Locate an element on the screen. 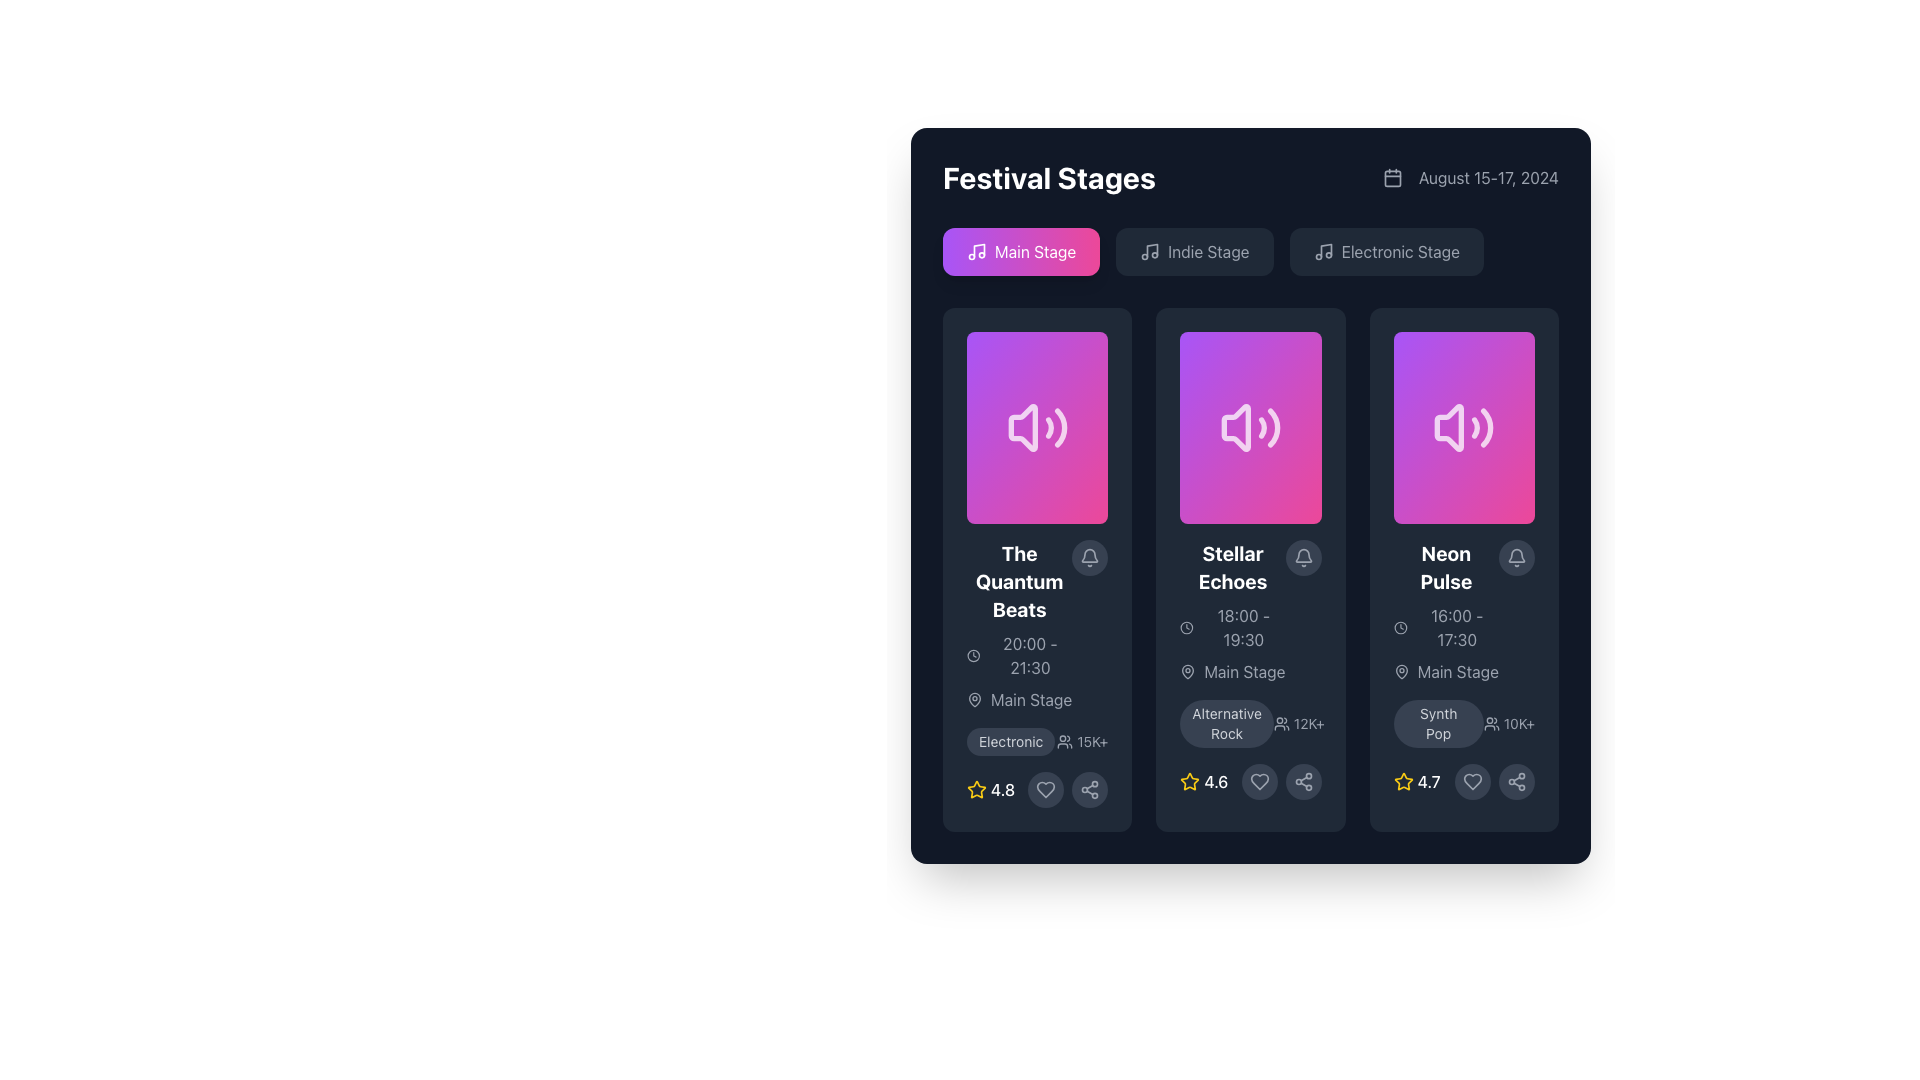  the share action button located at the bottom-right corner of the panel for the 'Neon Pulse' event to share event details is located at coordinates (1516, 781).